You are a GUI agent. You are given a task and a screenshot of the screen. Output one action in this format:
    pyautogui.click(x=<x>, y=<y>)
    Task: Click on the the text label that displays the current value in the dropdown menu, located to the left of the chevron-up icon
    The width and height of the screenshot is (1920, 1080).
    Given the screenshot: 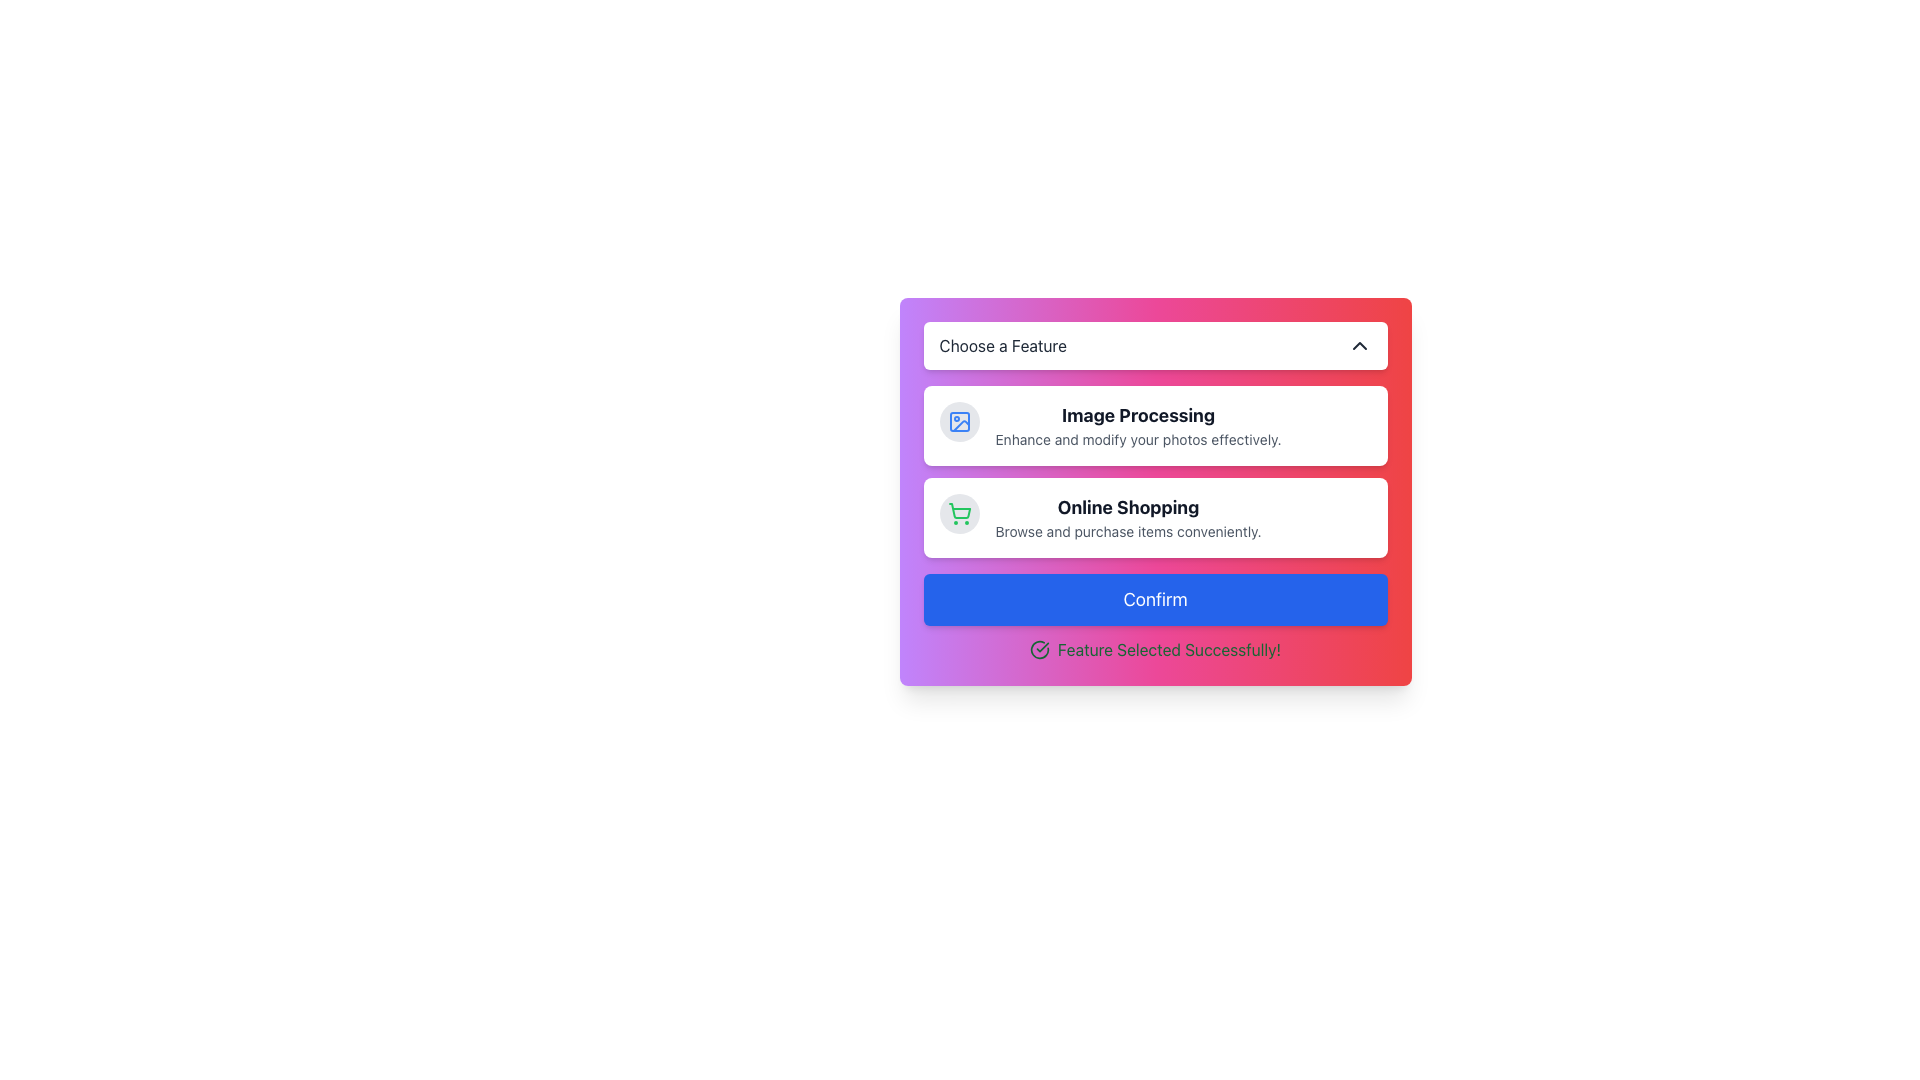 What is the action you would take?
    pyautogui.click(x=1003, y=345)
    